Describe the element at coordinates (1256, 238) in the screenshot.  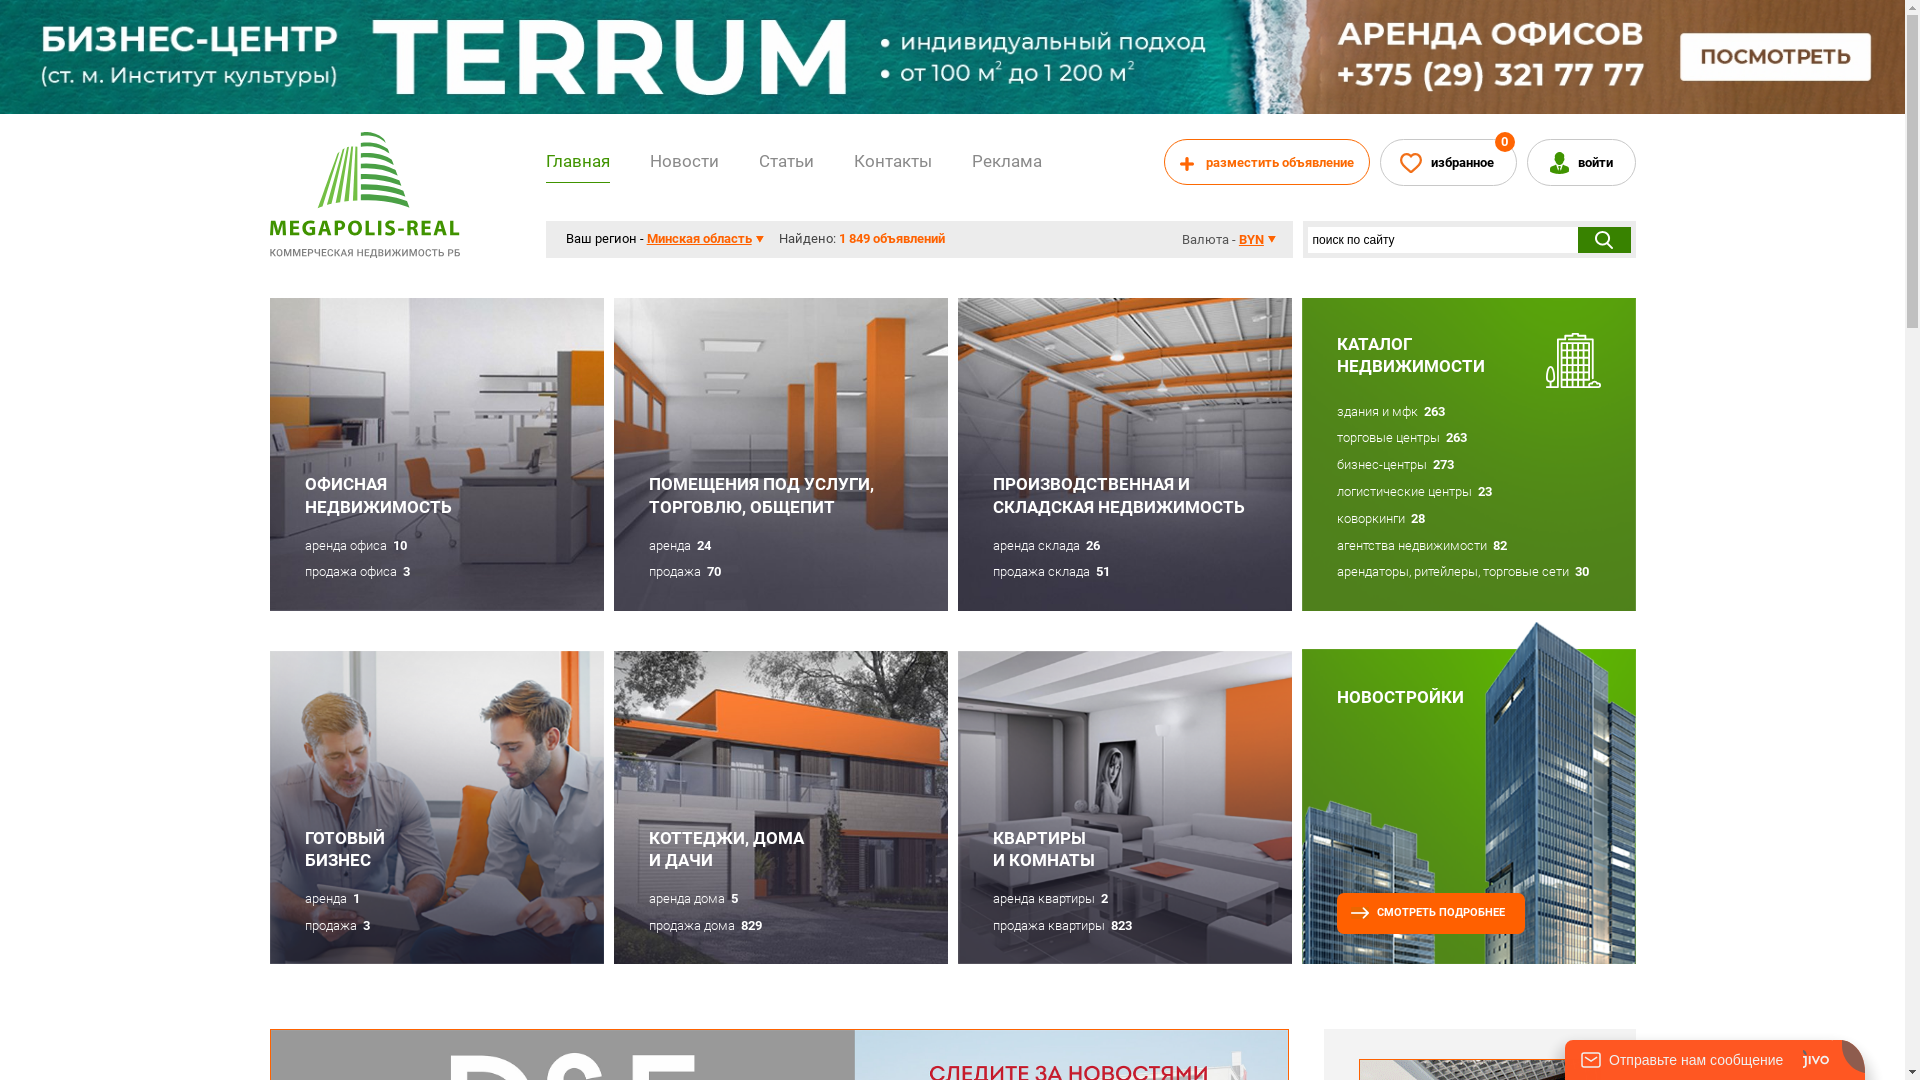
I see `'BYN'` at that location.